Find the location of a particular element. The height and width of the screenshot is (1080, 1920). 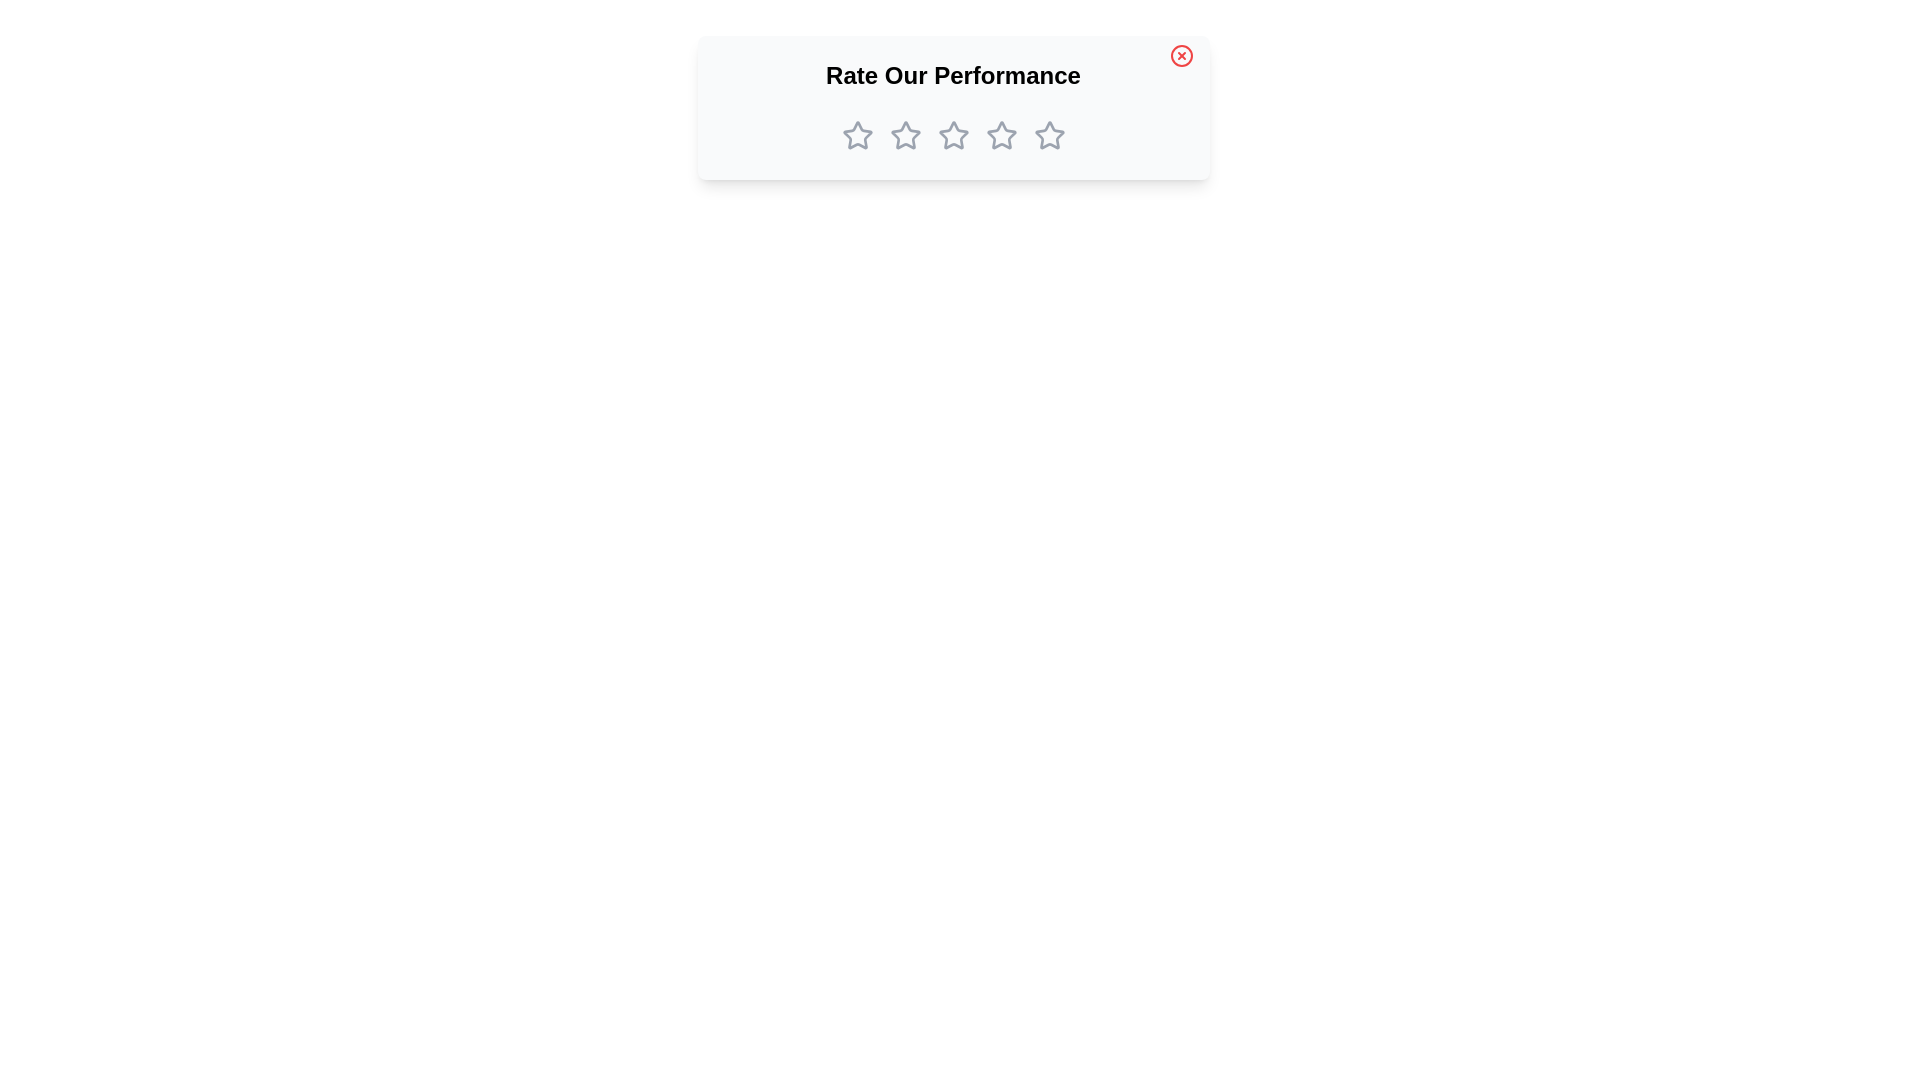

the star corresponding to the desired rating 3 is located at coordinates (952, 135).